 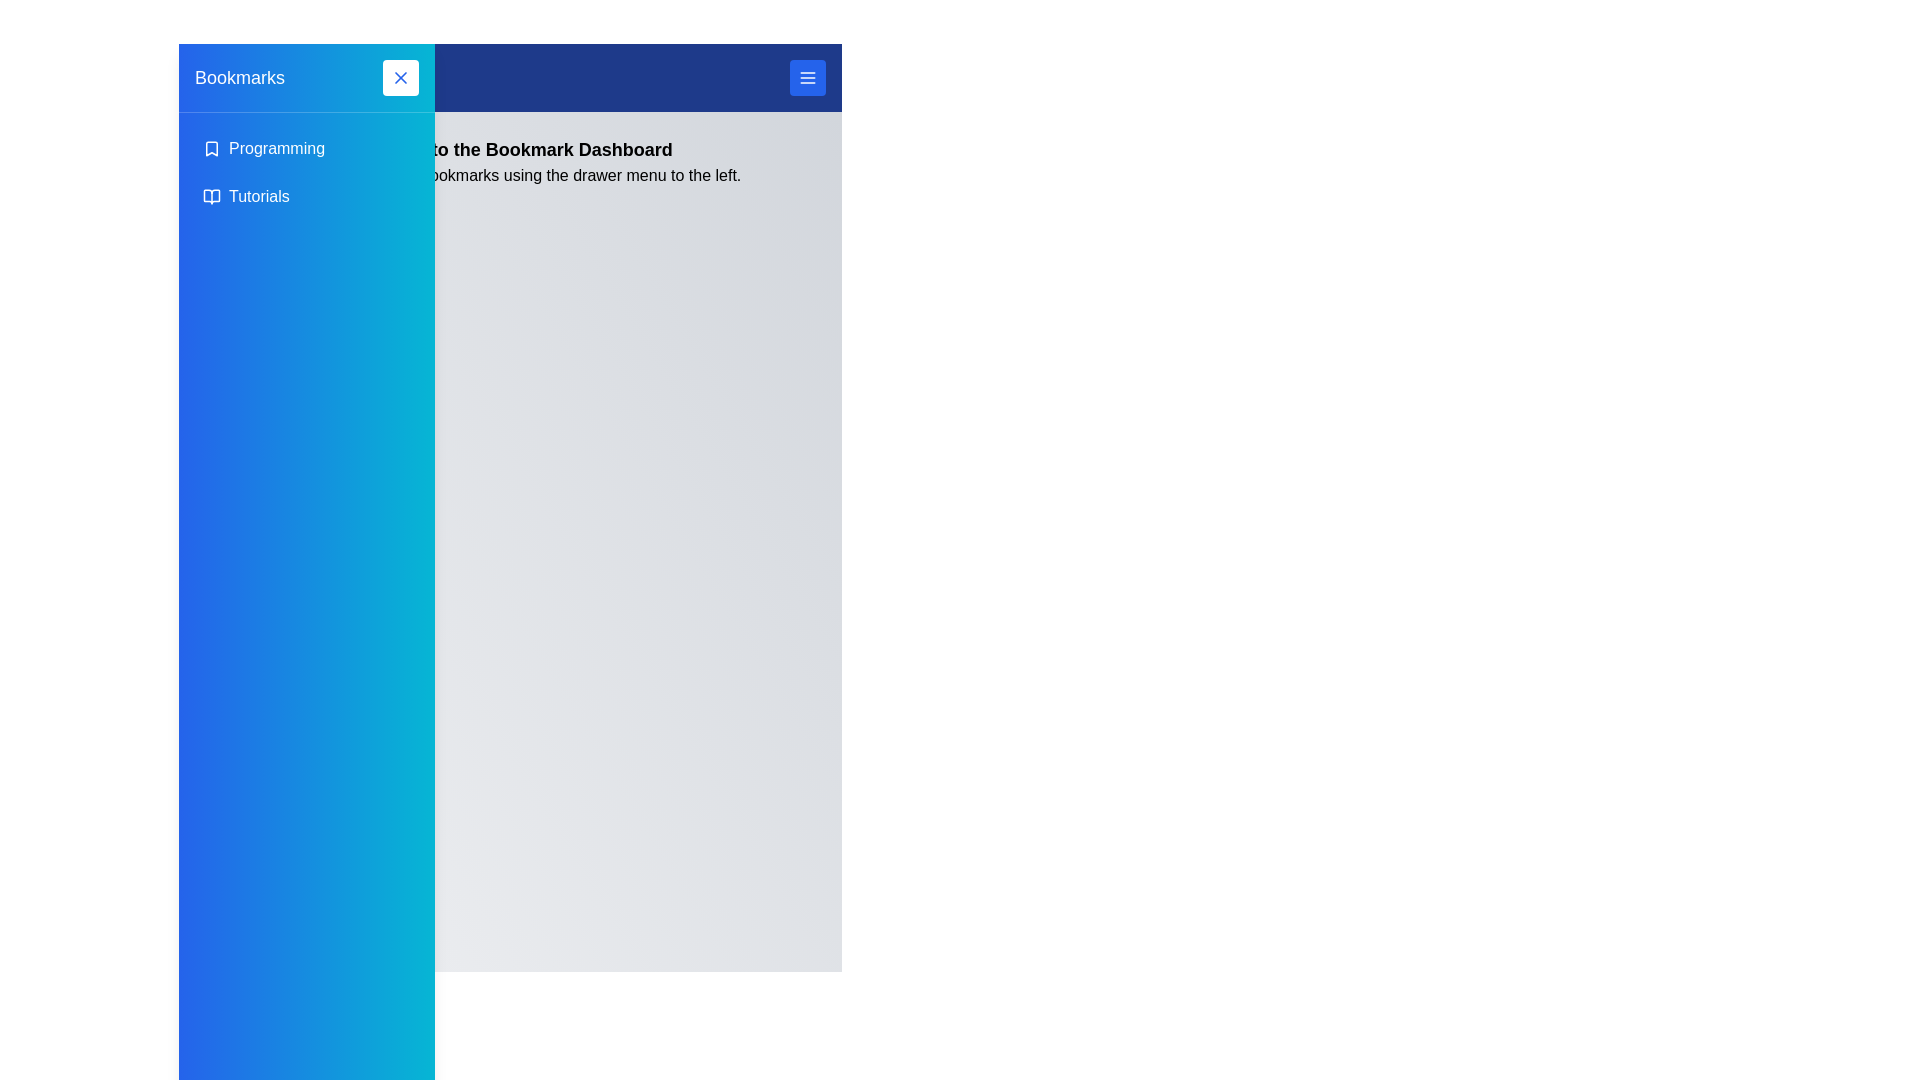 What do you see at coordinates (306, 196) in the screenshot?
I see `the 'Tutorials' interactive menu button in the sidebar` at bounding box center [306, 196].